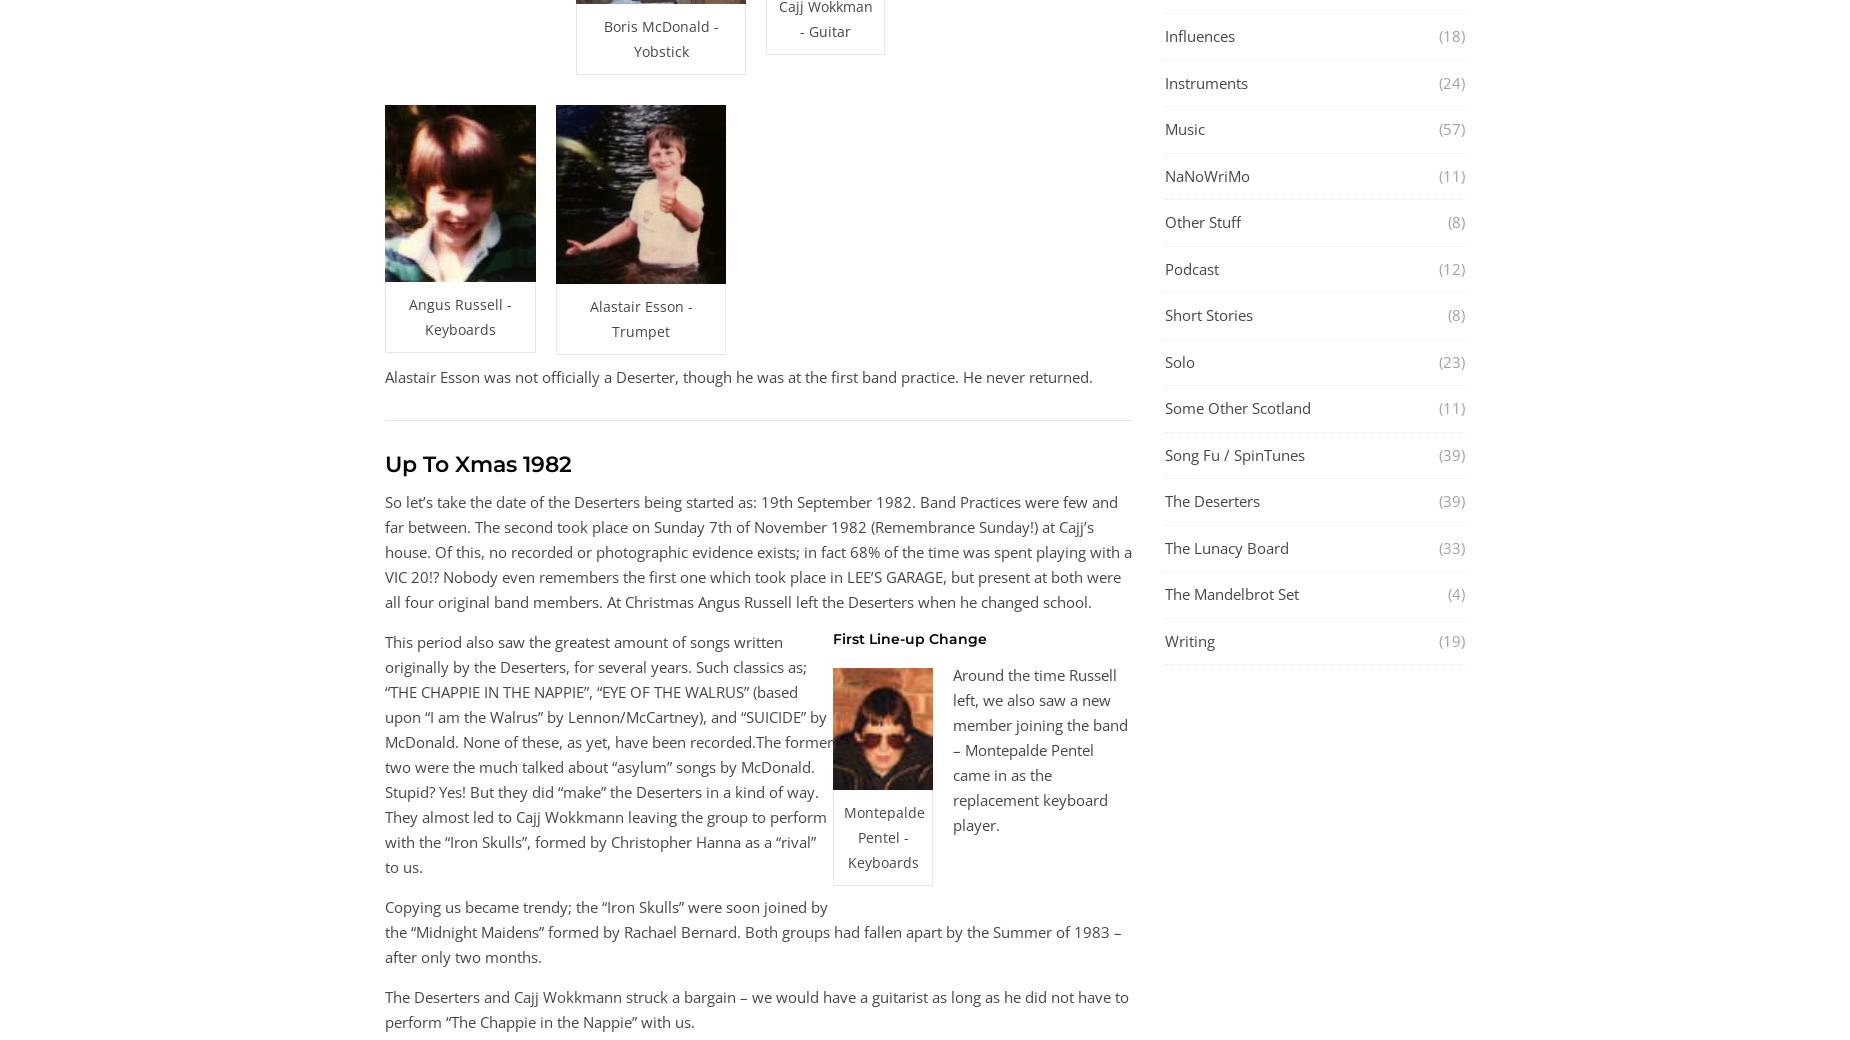  What do you see at coordinates (758, 549) in the screenshot?
I see `'So let’s take the date of the Deserters being started as: 19th September 1982. Band Practices were few and far between. The second took place on Sunday 7th of November 1982 (Remembrance Sunday!) at Cajj’s house. Of this, no recorded or photographic evidence exists; in fact 68% of the time was spent playing with a VIC 20!? Nobody even remembers the first one which took place in LEE’S GARAGE, but present at both were all four original band members. At Christmas Angus Russell left the Deserters when he changed school.'` at bounding box center [758, 549].